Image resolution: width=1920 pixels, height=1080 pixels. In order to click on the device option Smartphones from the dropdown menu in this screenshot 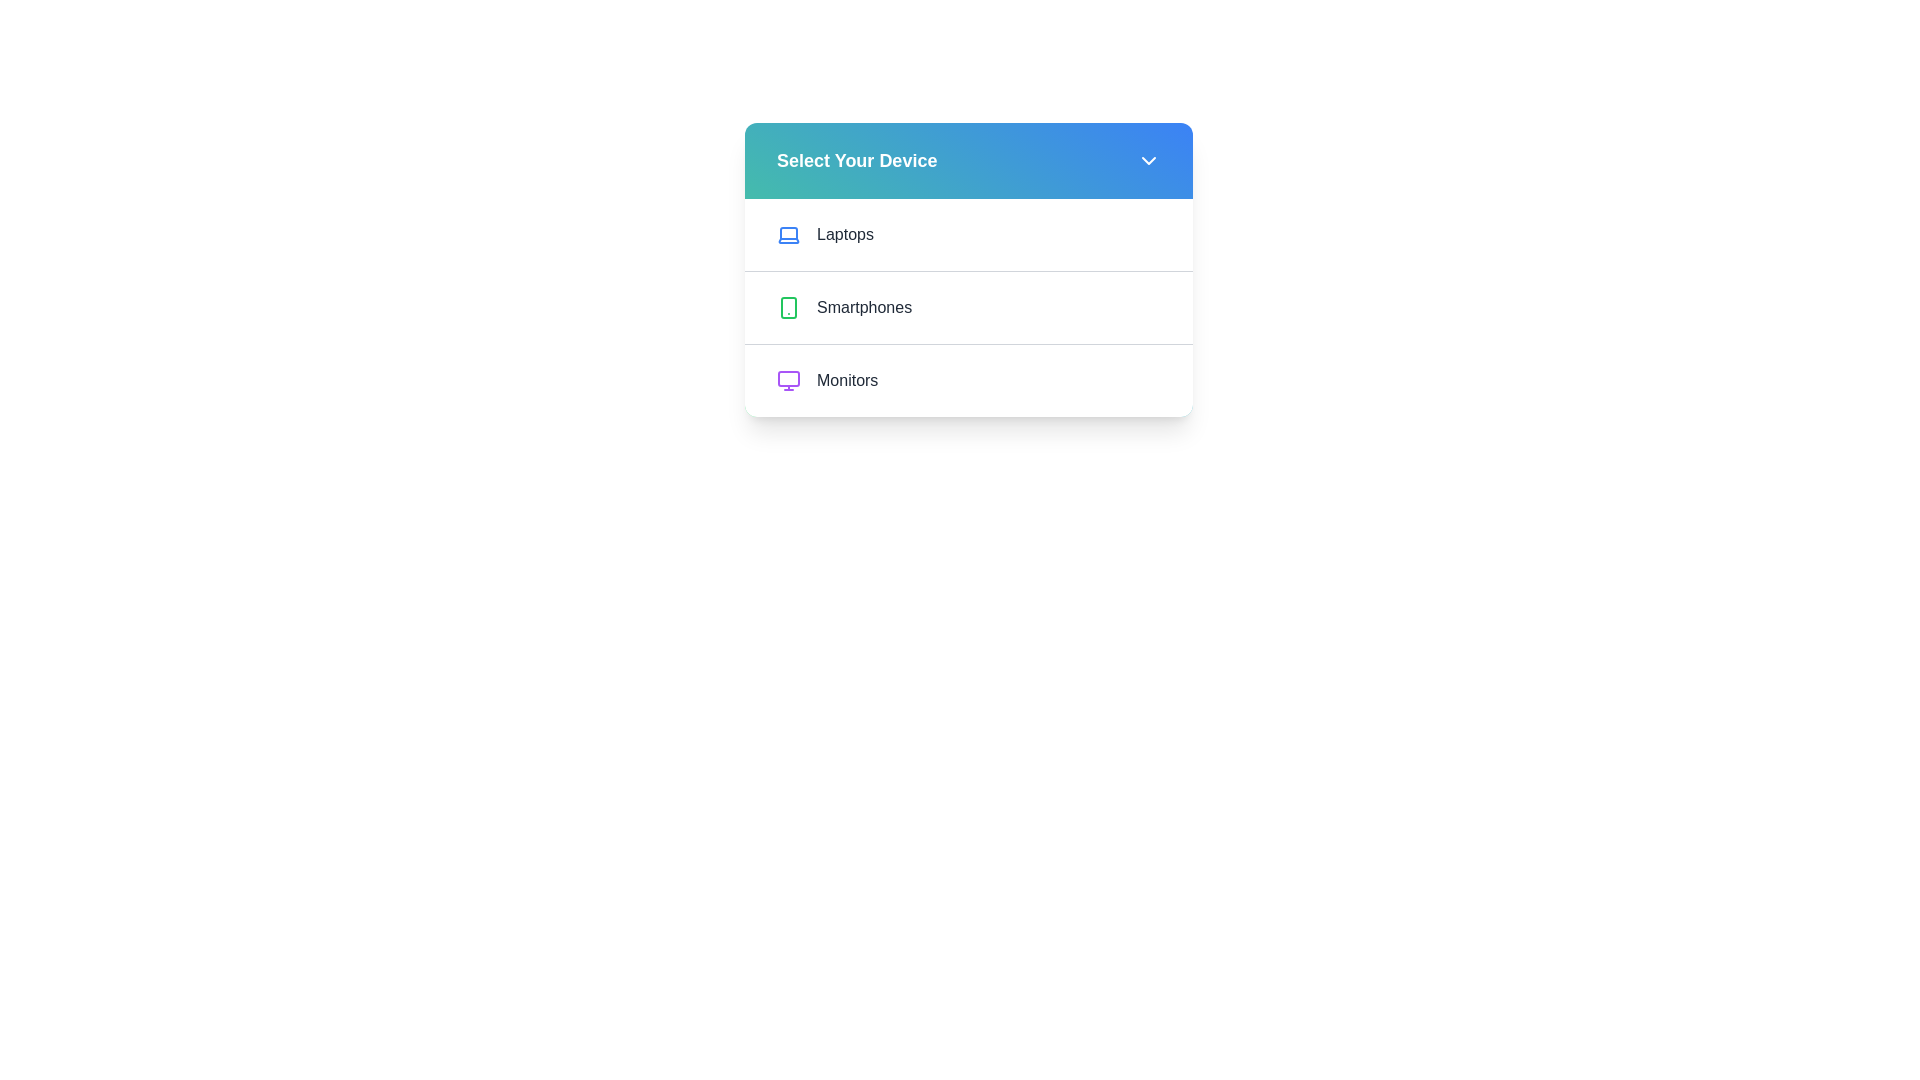, I will do `click(969, 307)`.